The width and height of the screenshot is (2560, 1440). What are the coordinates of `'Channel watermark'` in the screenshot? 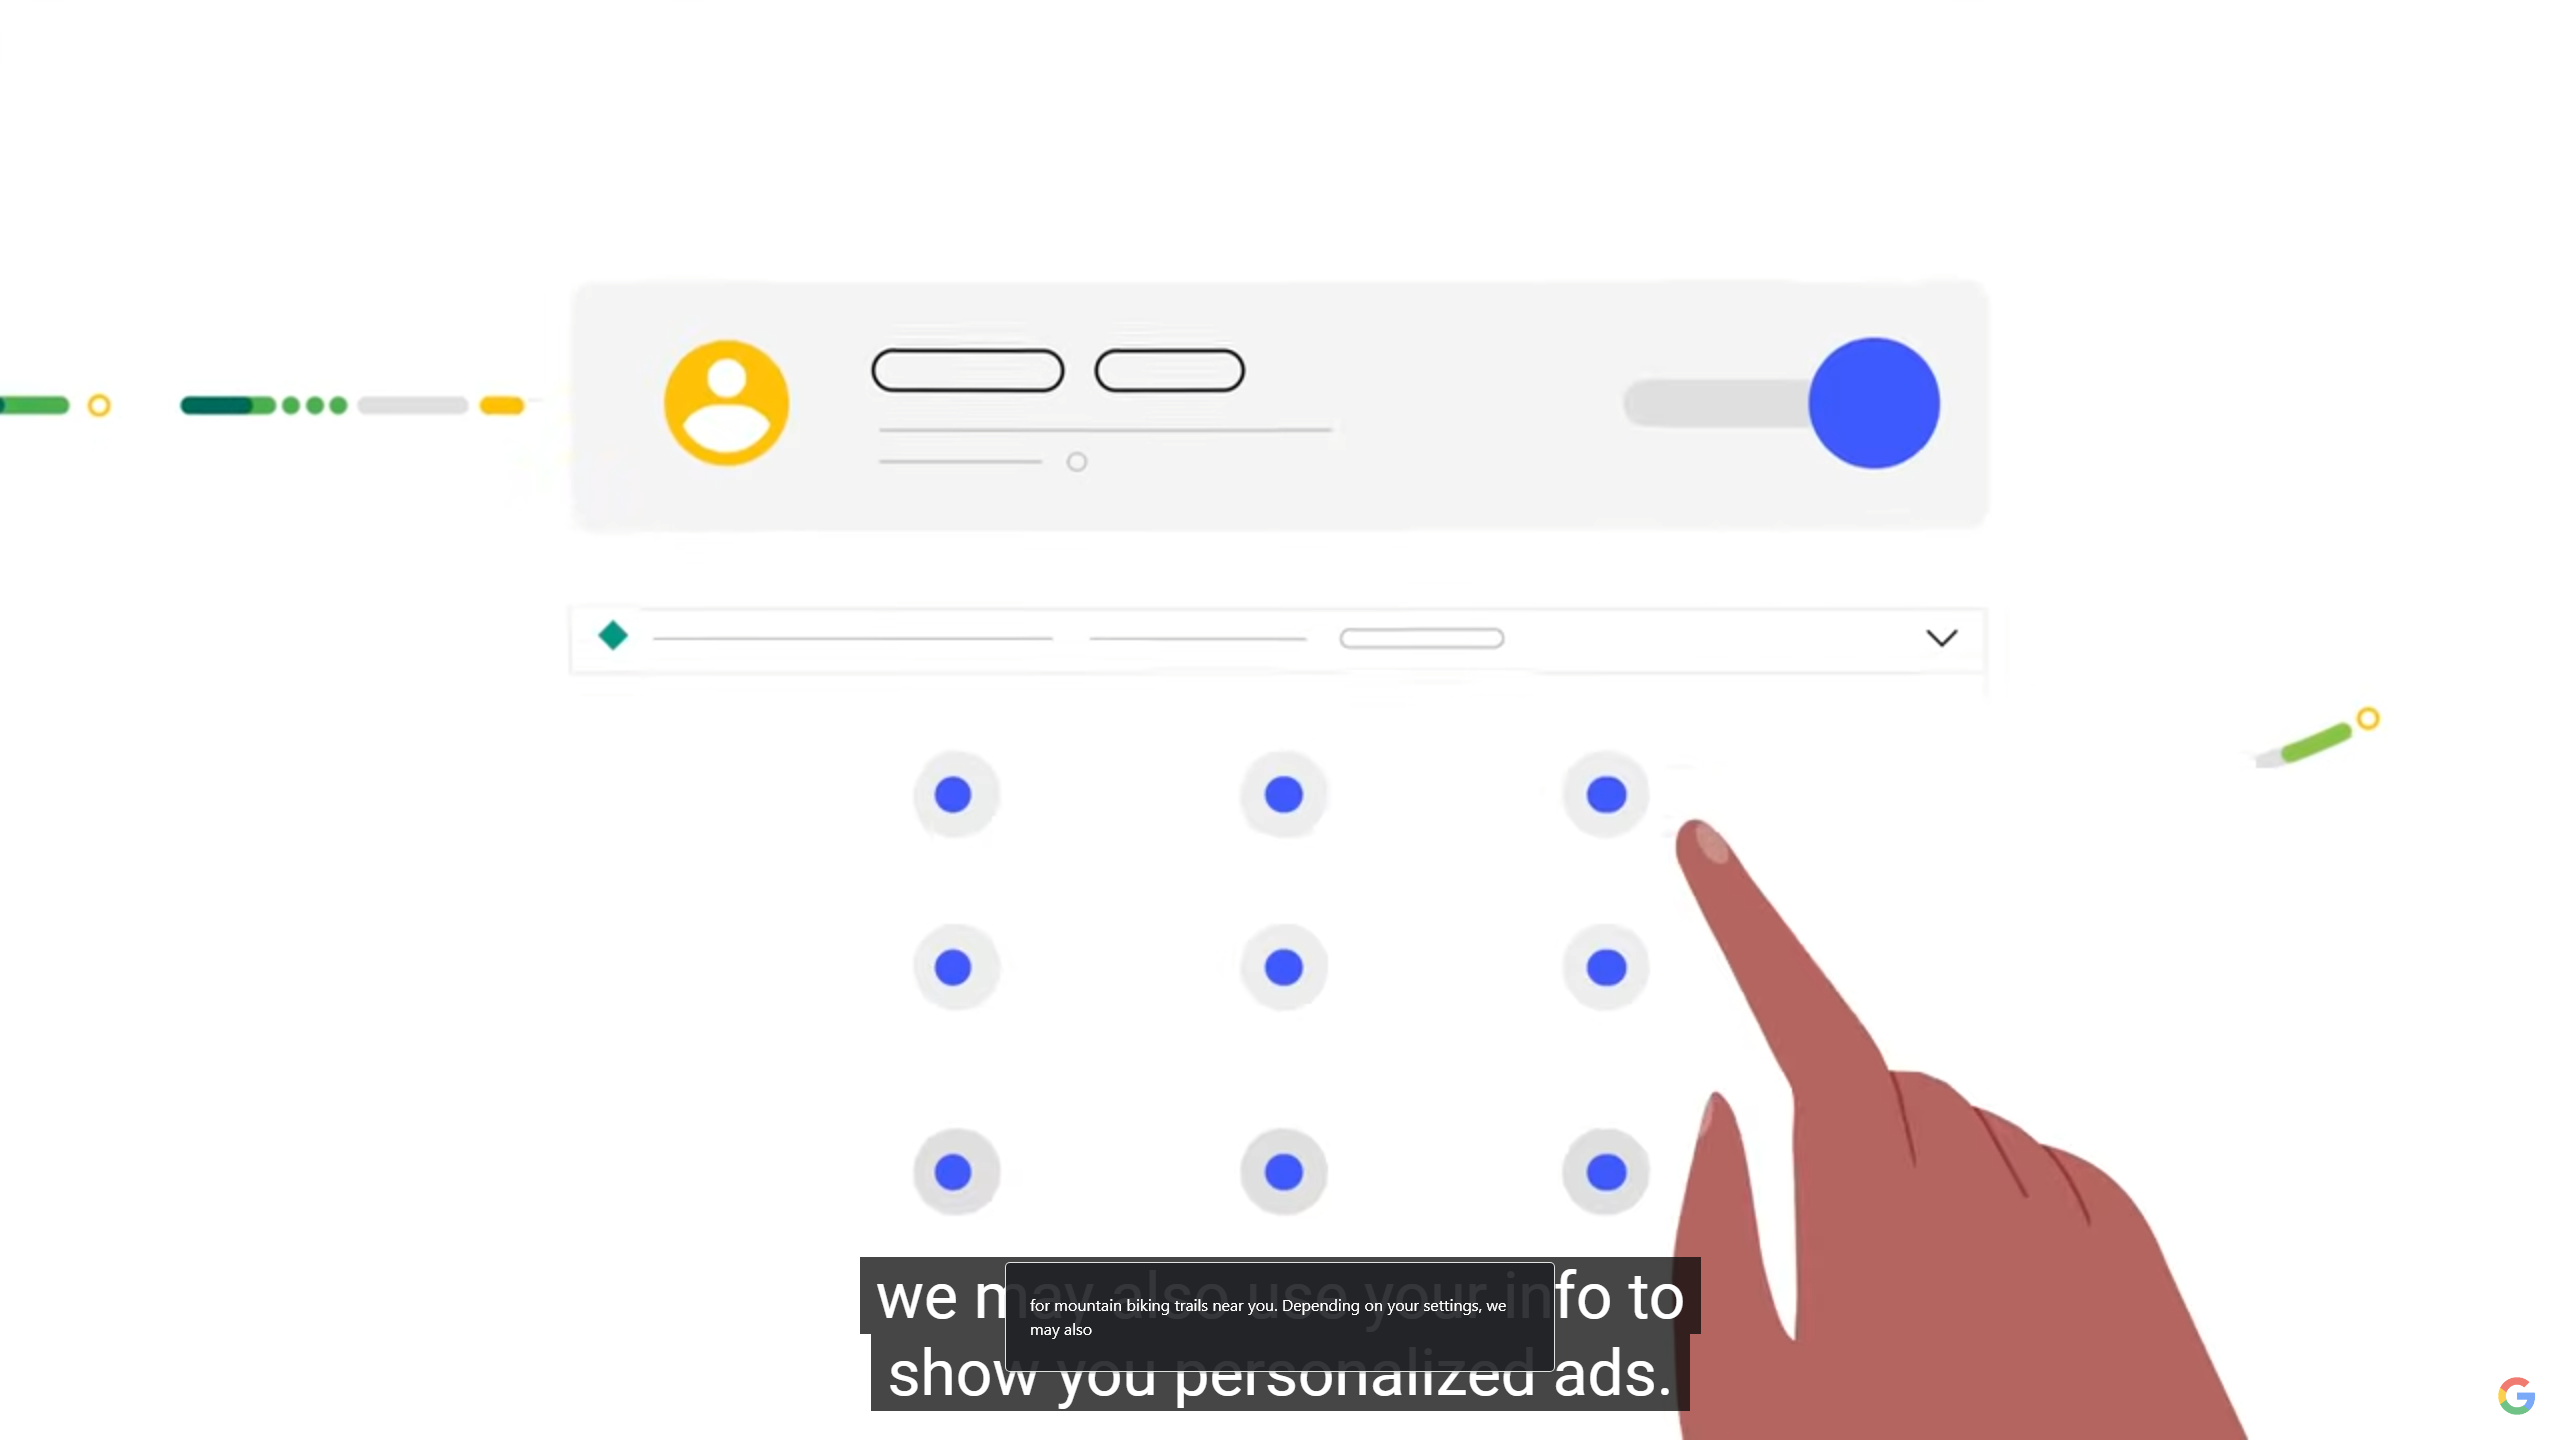 It's located at (2515, 1395).